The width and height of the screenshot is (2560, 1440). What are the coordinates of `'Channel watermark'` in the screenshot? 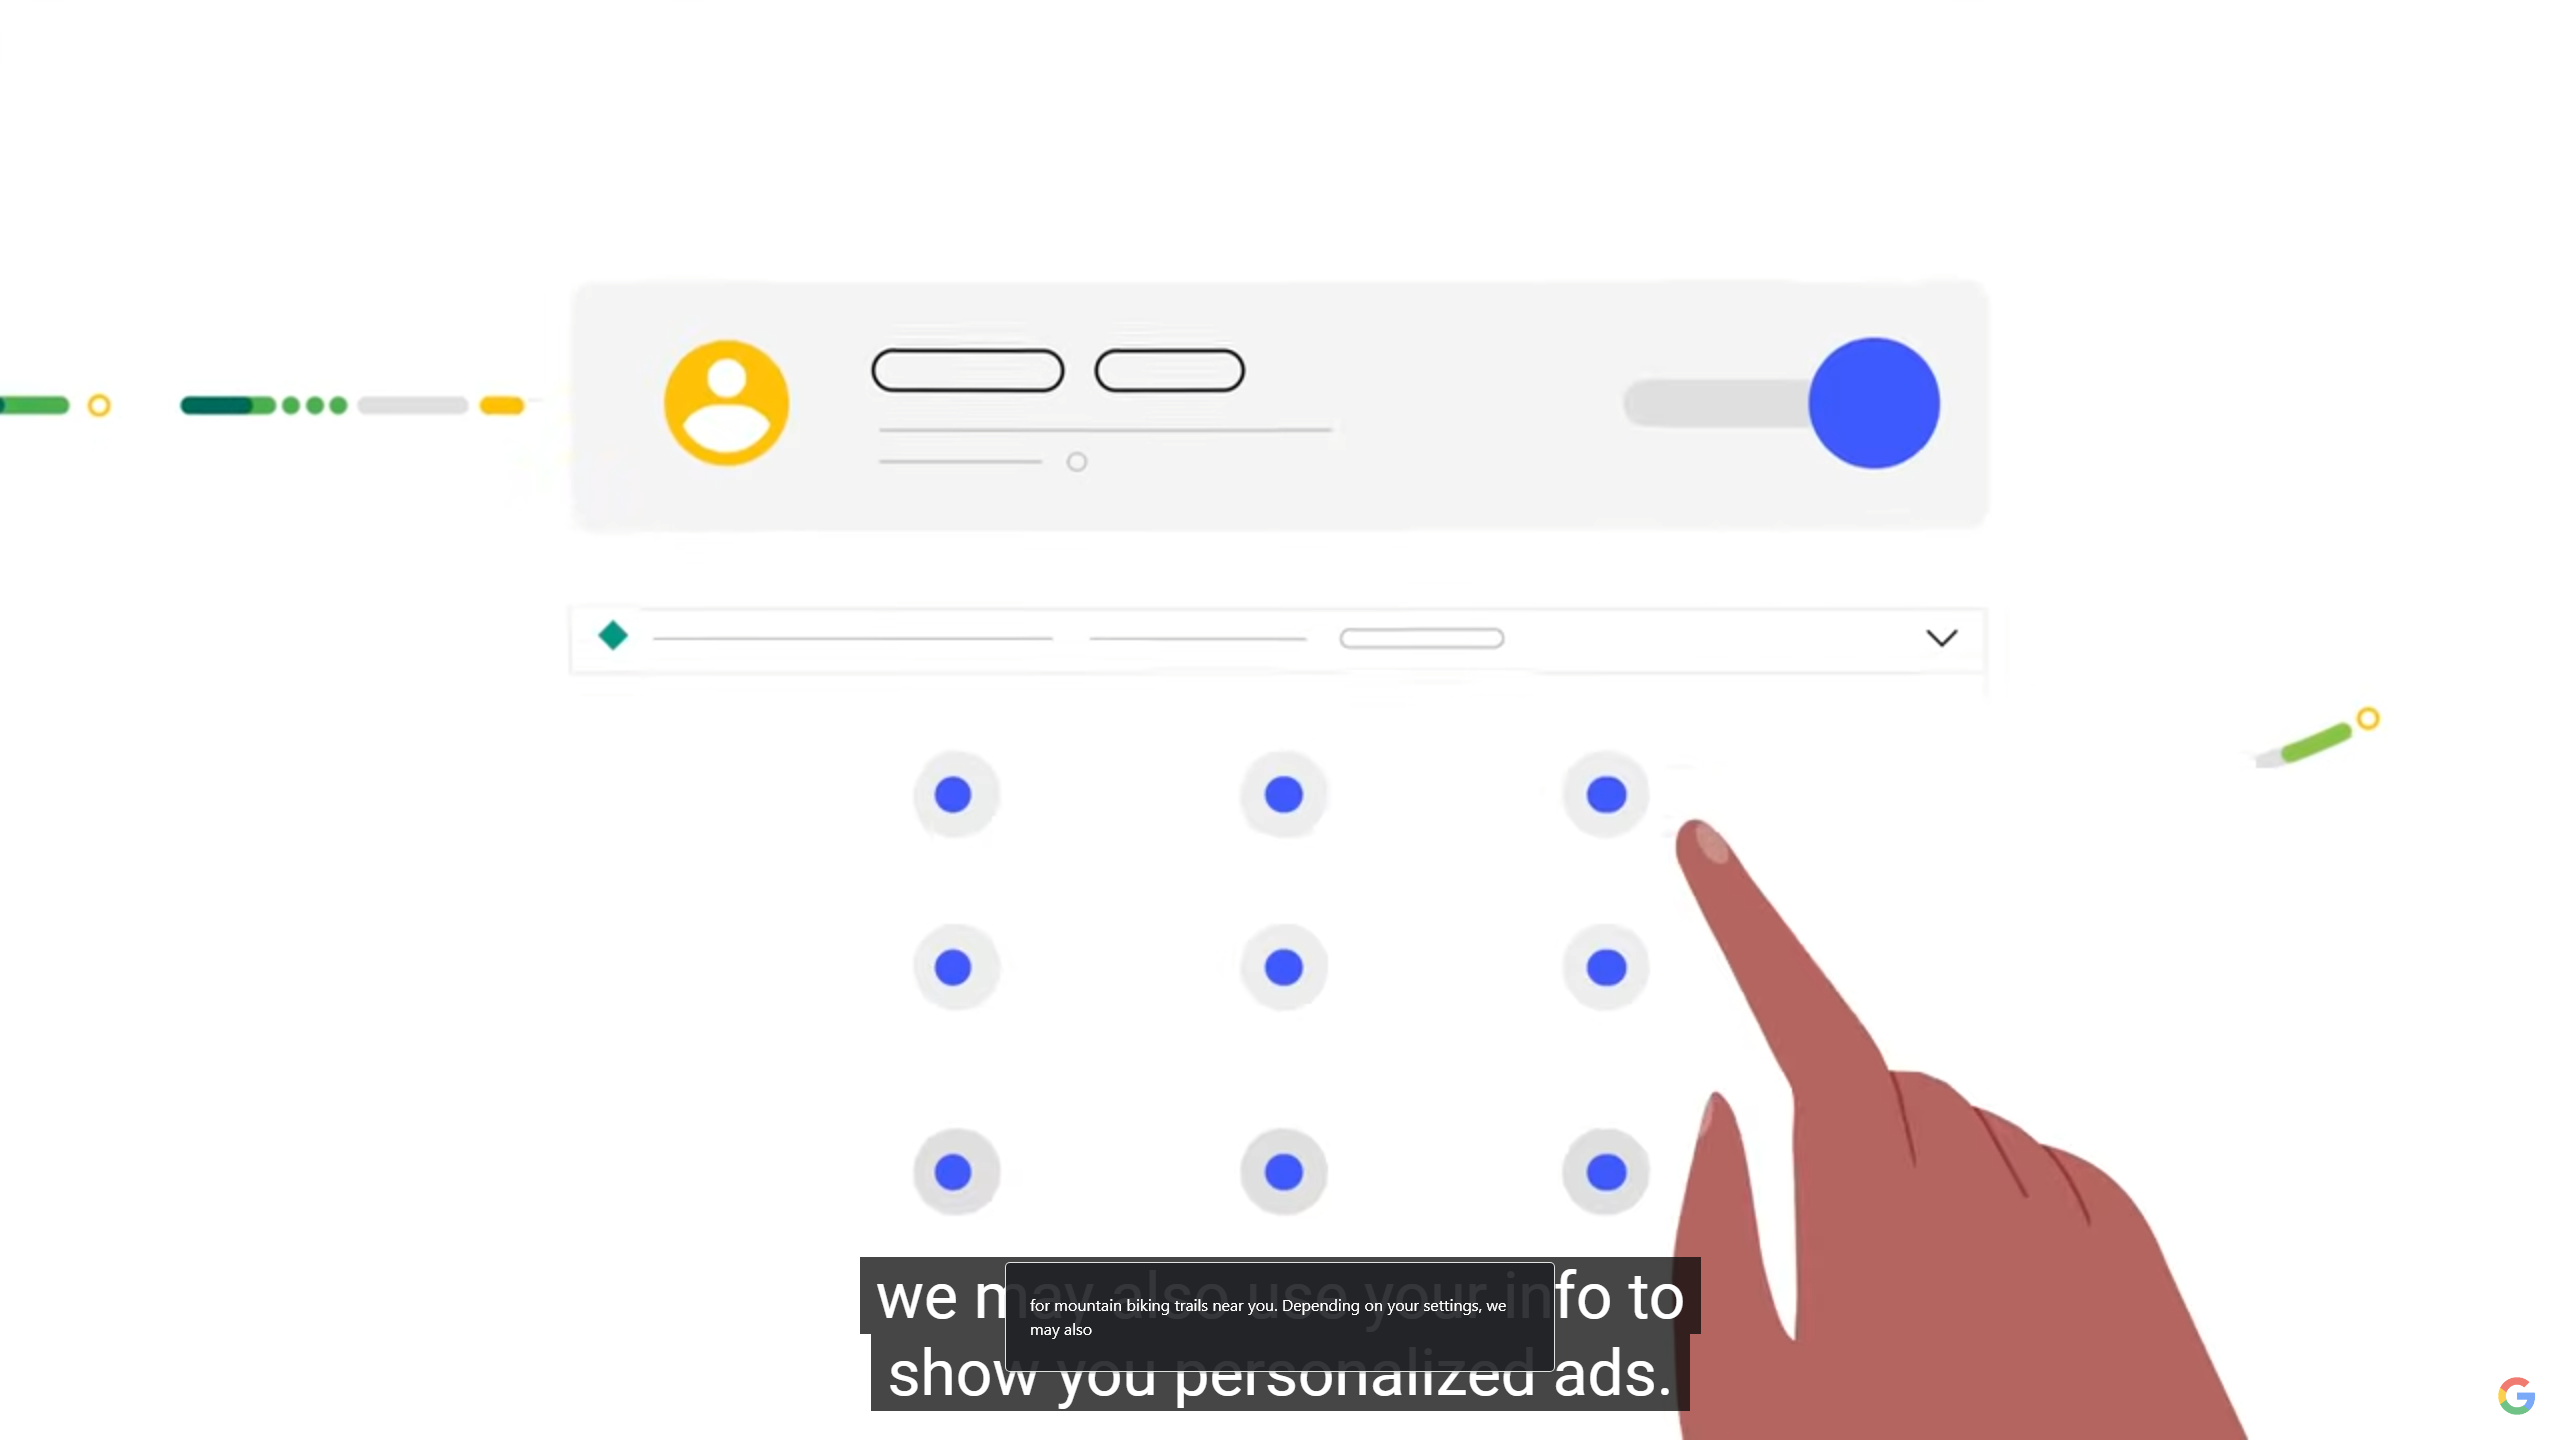 It's located at (2515, 1395).